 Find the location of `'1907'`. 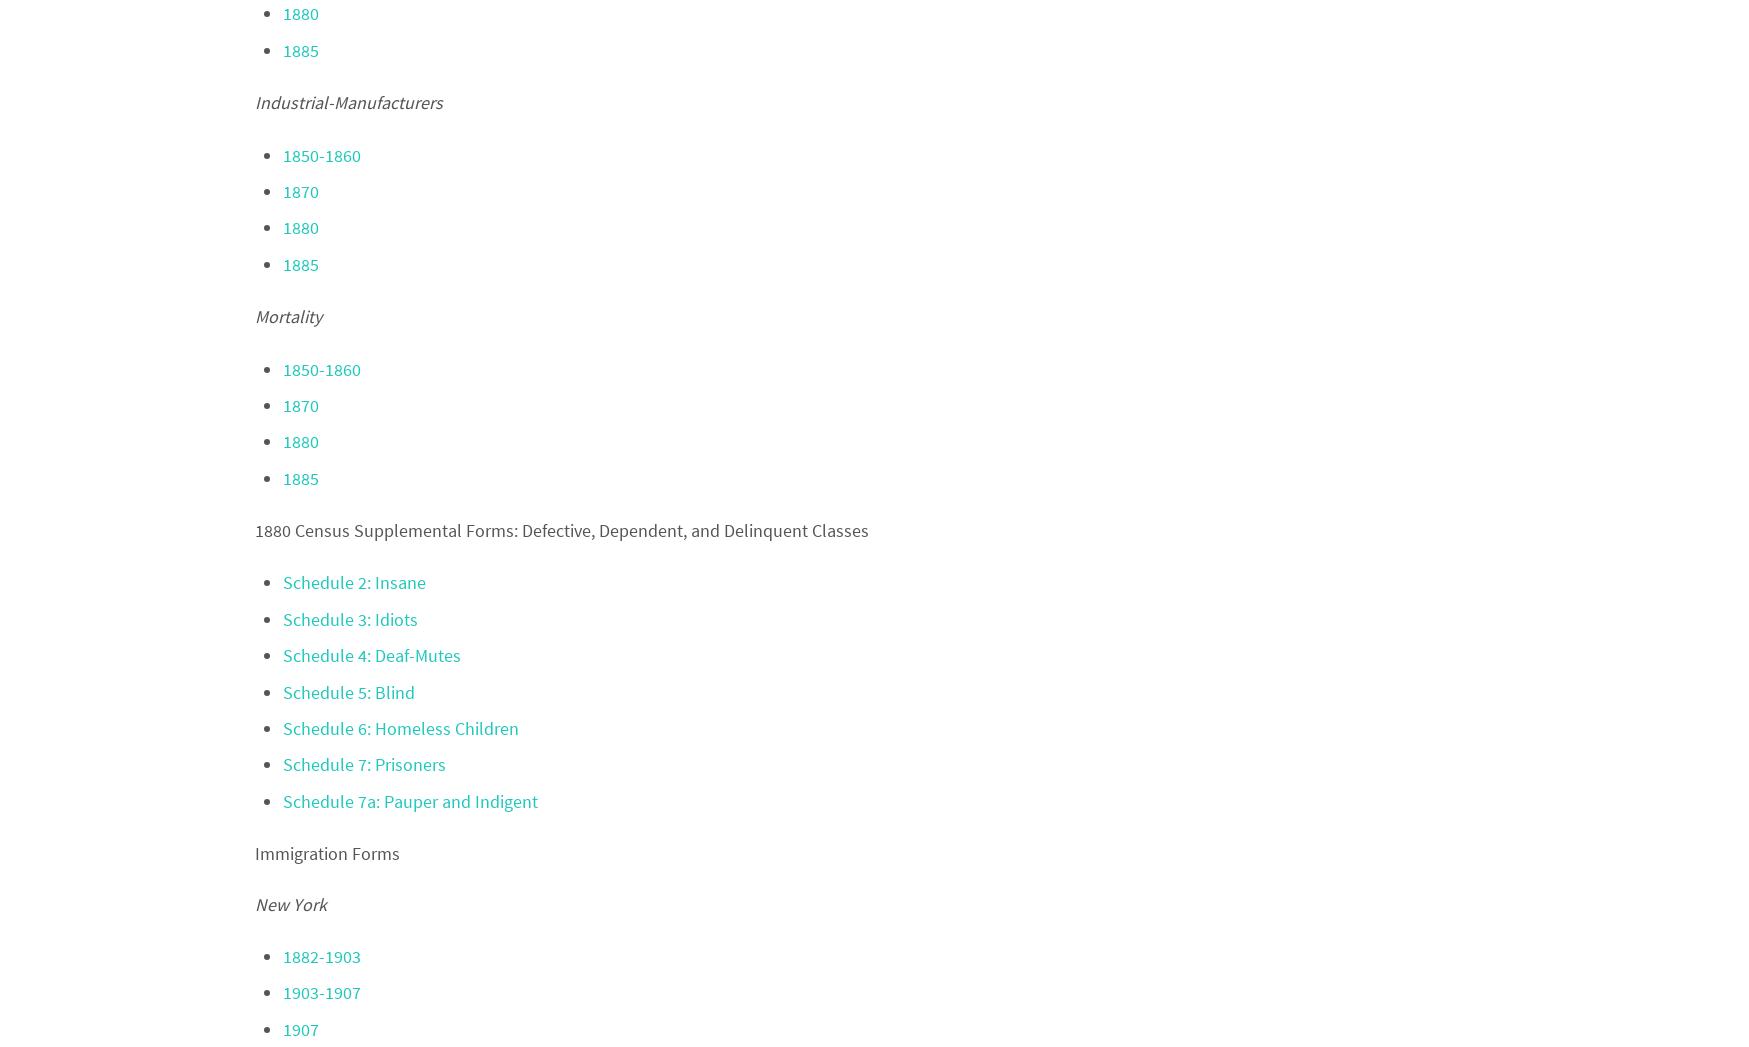

'1907' is located at coordinates (300, 1028).